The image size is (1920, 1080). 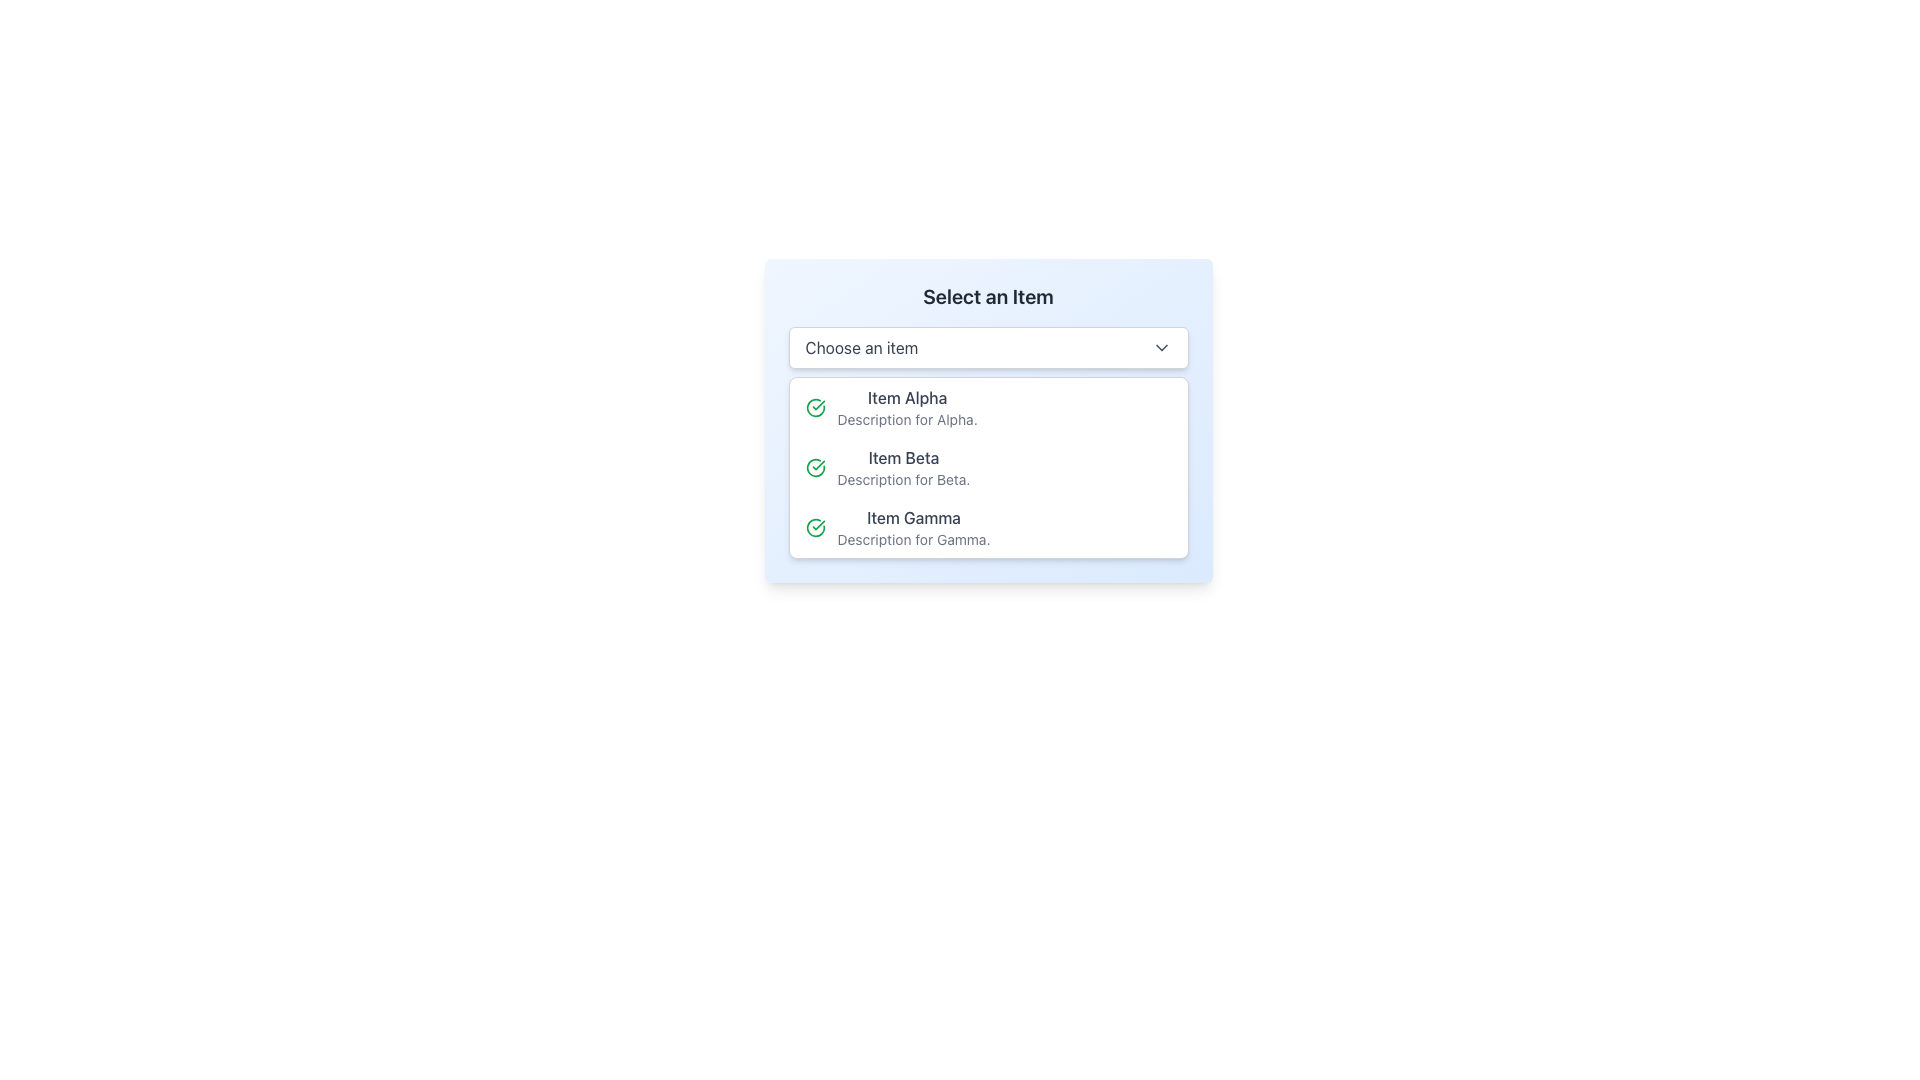 I want to click on the checkmark icon indicating confirmation for 'Item Gamma', which is the third icon in the list positioned to the left of the associated text, so click(x=815, y=527).